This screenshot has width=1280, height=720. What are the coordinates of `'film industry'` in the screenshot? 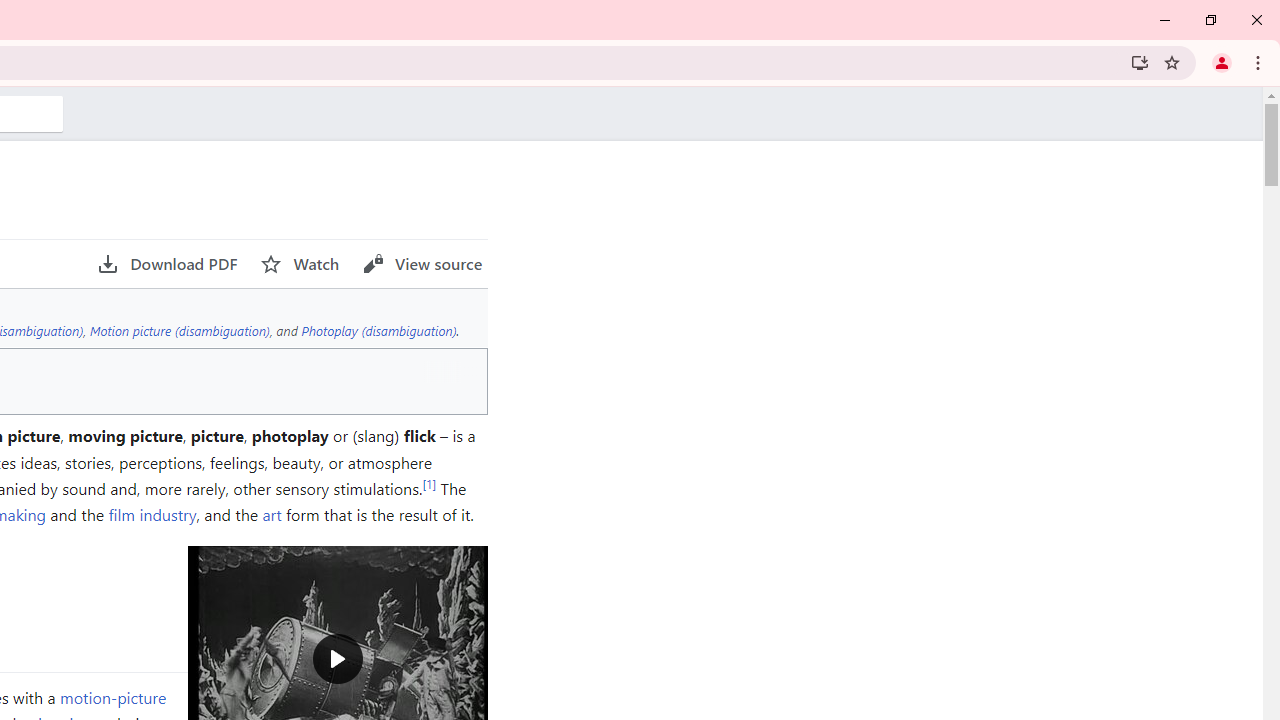 It's located at (151, 514).